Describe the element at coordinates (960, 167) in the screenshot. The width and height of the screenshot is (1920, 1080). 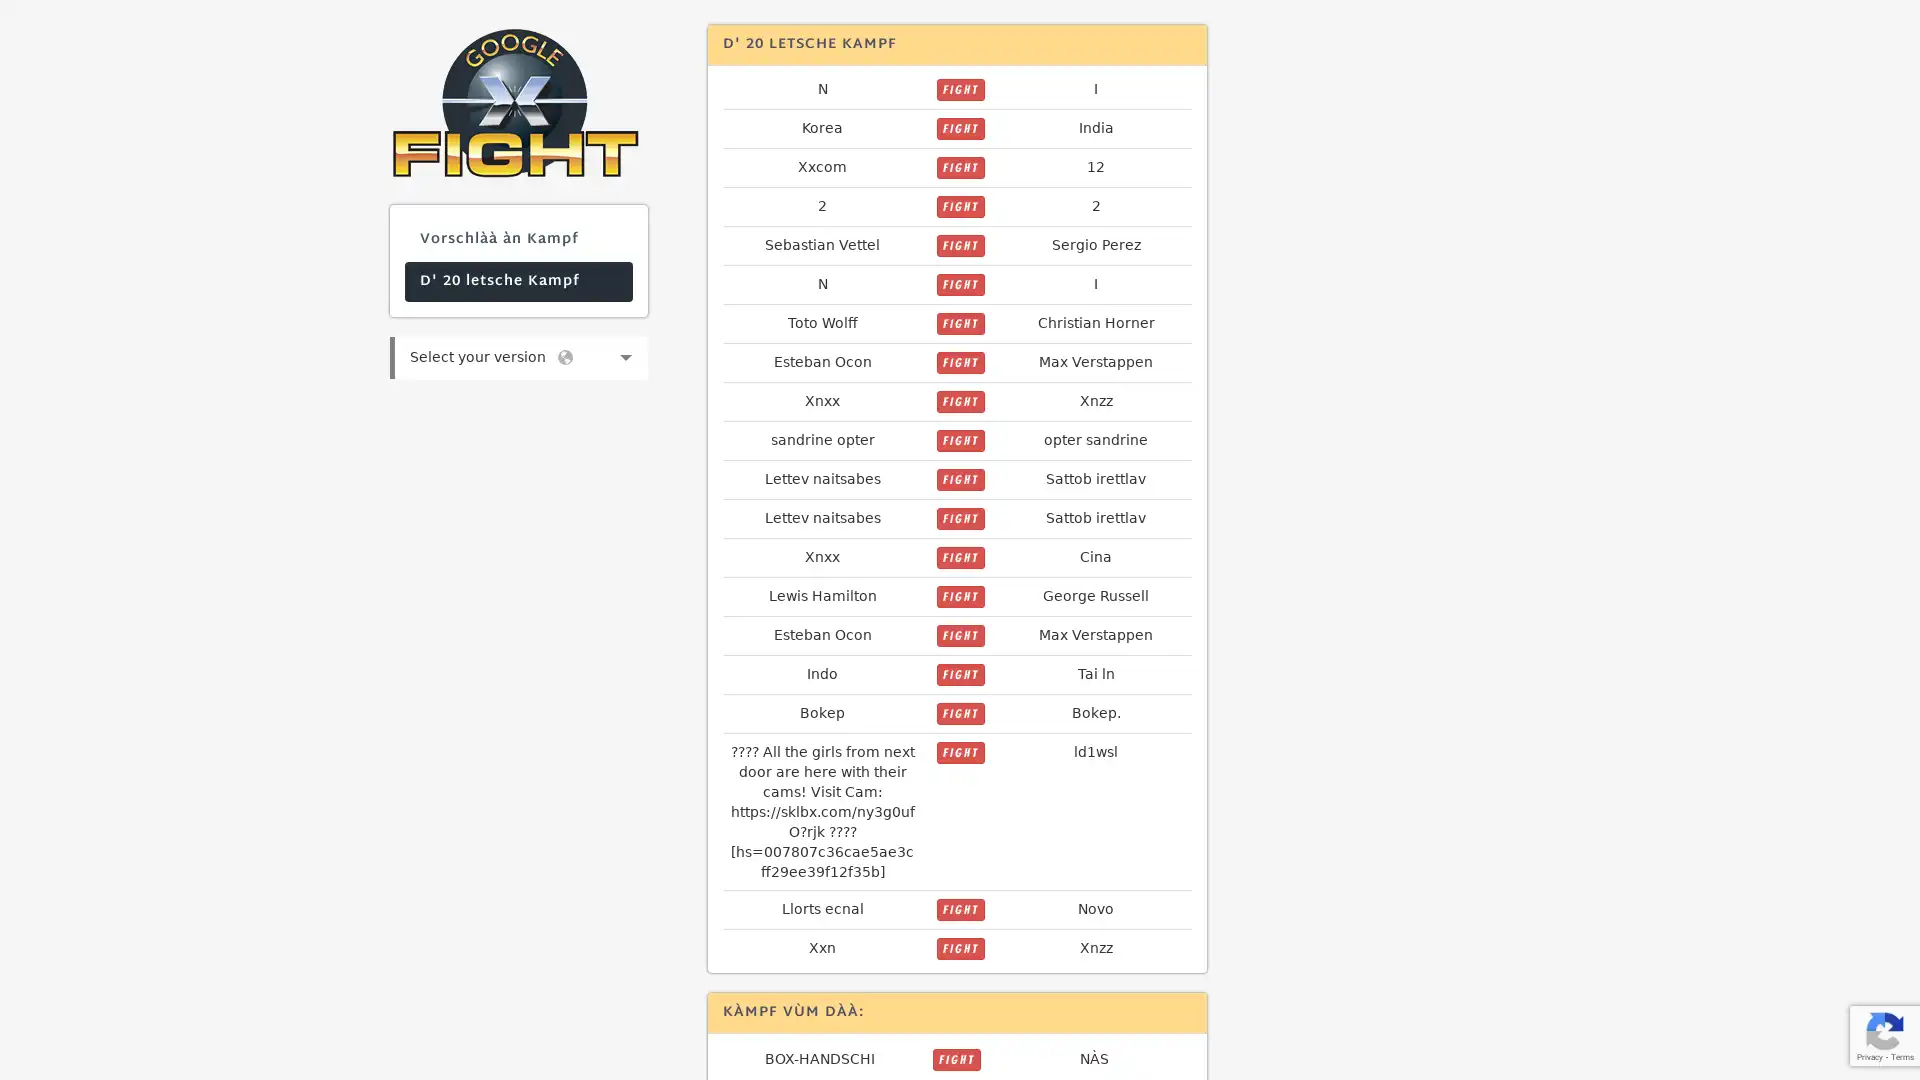
I see `FIGHT` at that location.